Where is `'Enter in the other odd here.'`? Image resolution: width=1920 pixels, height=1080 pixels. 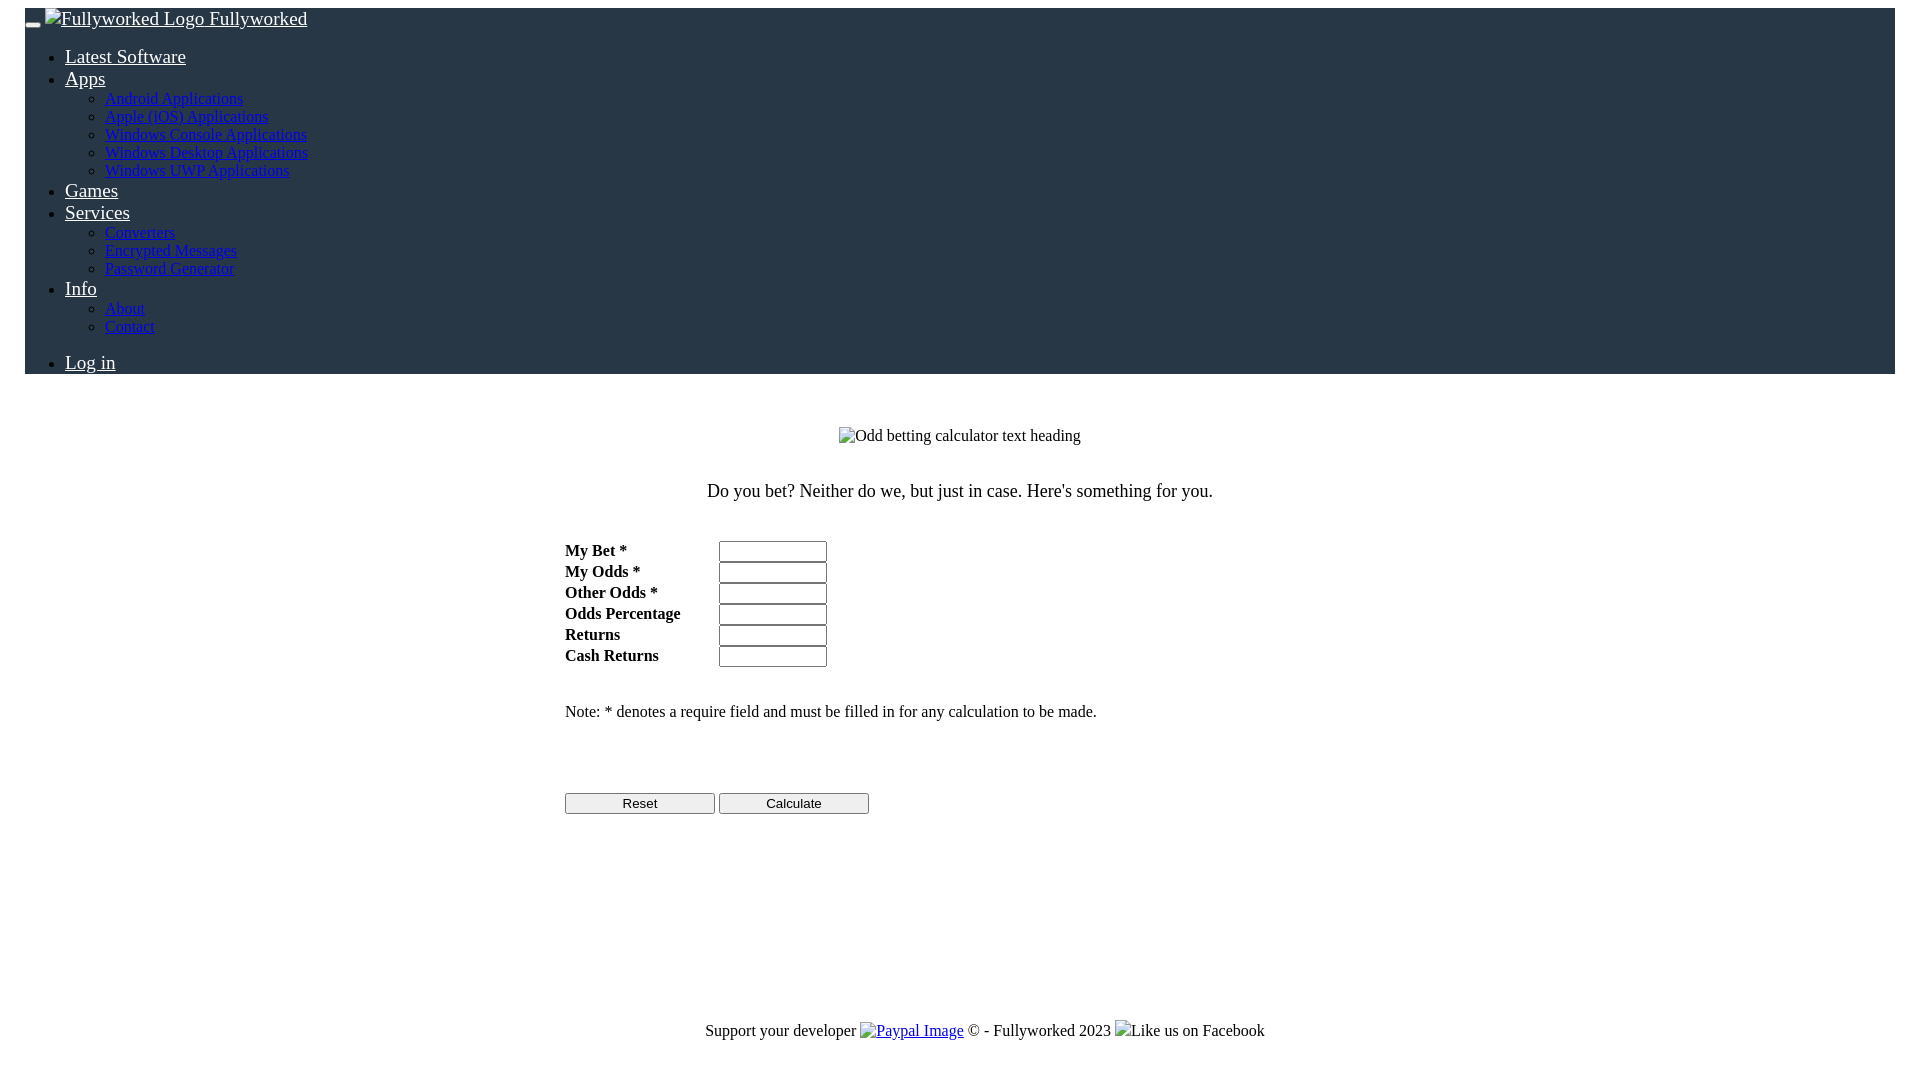
'Enter in the other odd here.' is located at coordinates (771, 592).